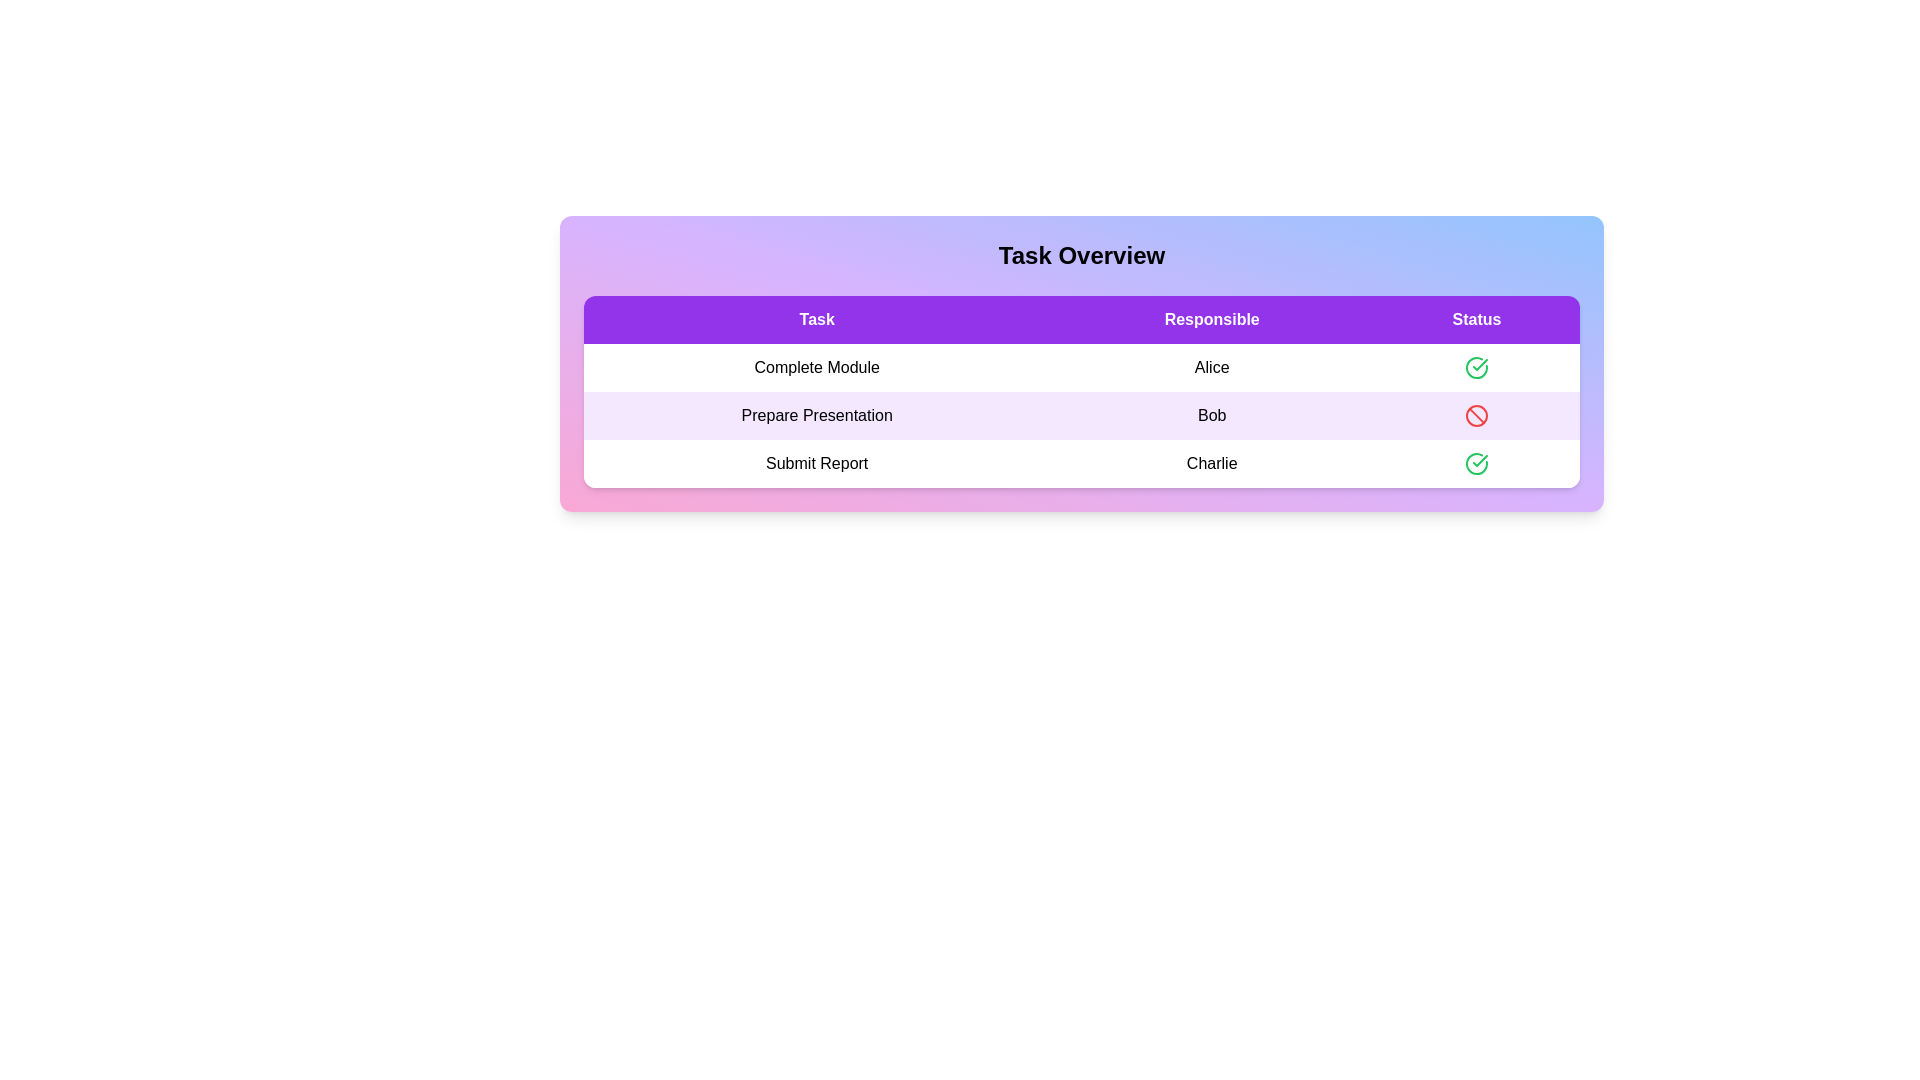 This screenshot has height=1080, width=1920. What do you see at coordinates (1477, 367) in the screenshot?
I see `the green circular Status Icon with a checkmark inside, which indicates a completed status for the 'Complete Module' in the 'Status' column` at bounding box center [1477, 367].